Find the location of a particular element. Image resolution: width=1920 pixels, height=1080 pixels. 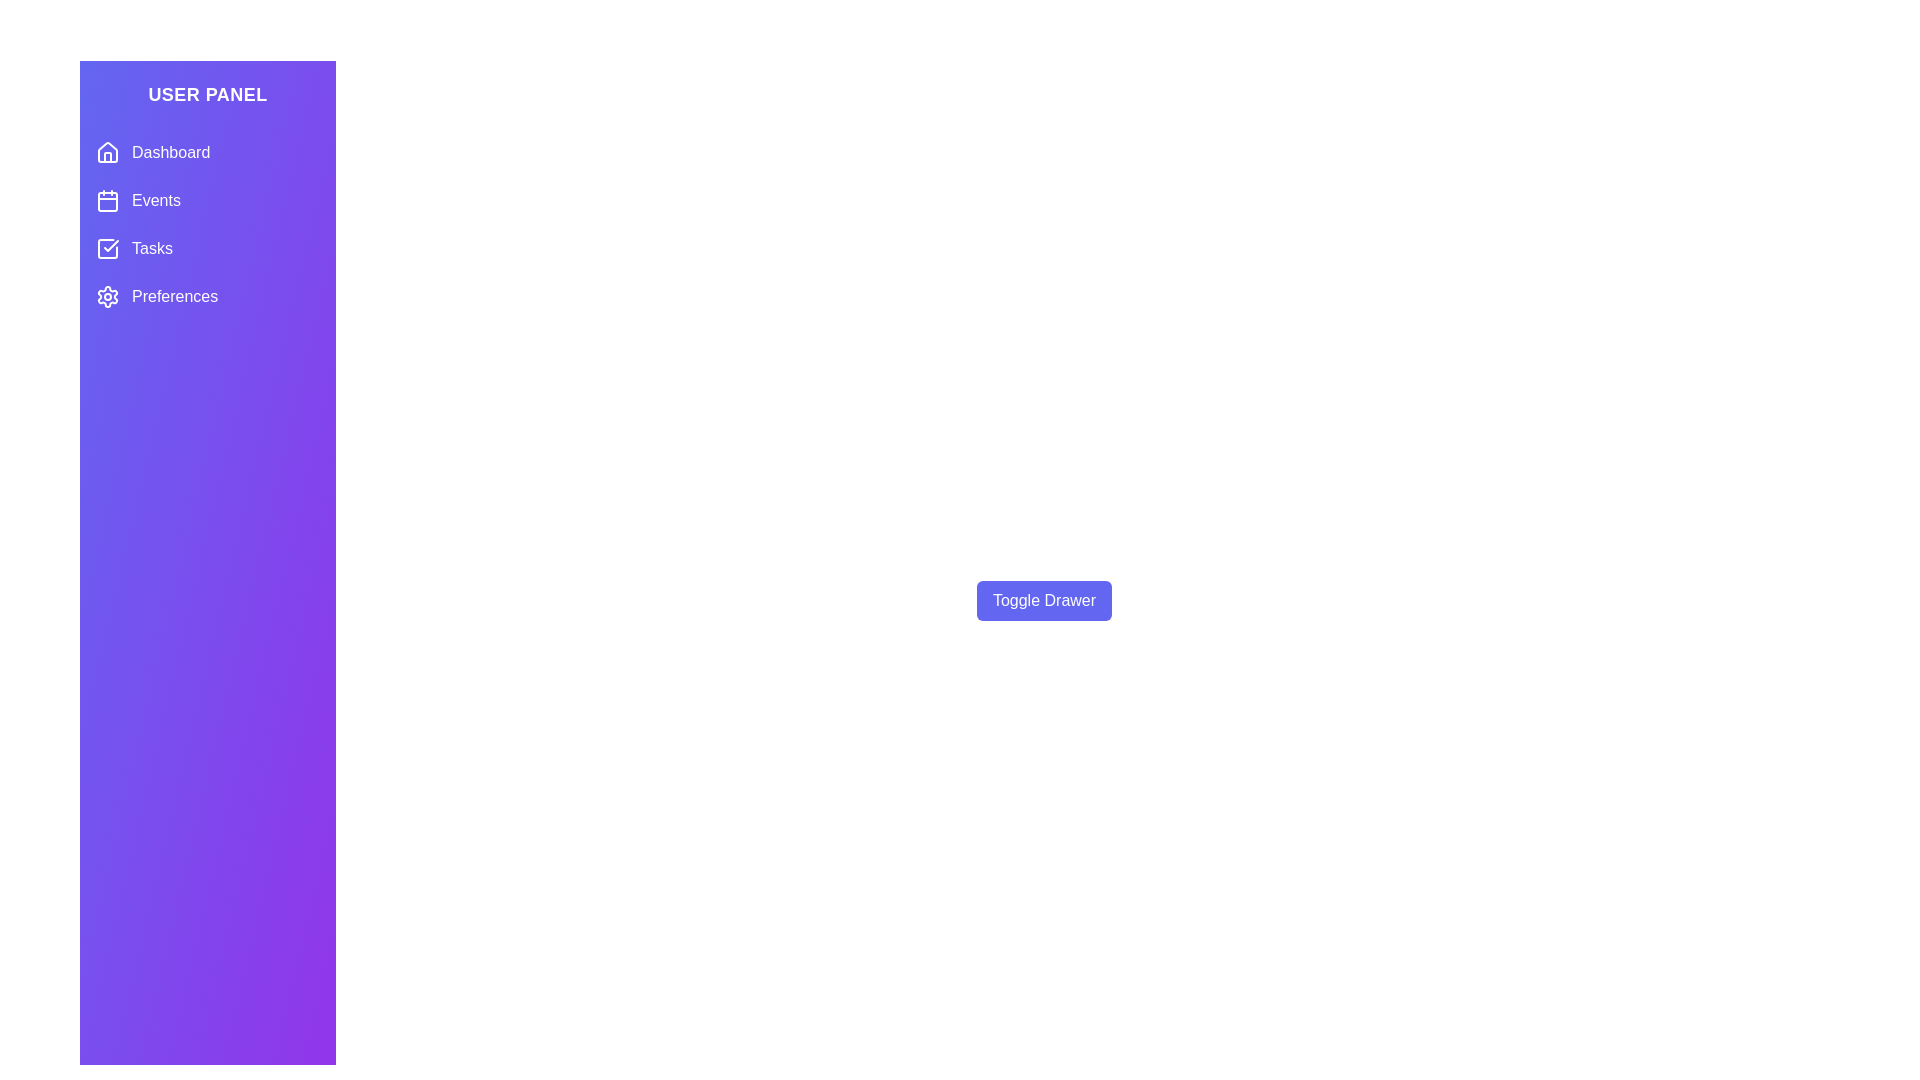

the menu item labeled Events is located at coordinates (207, 200).